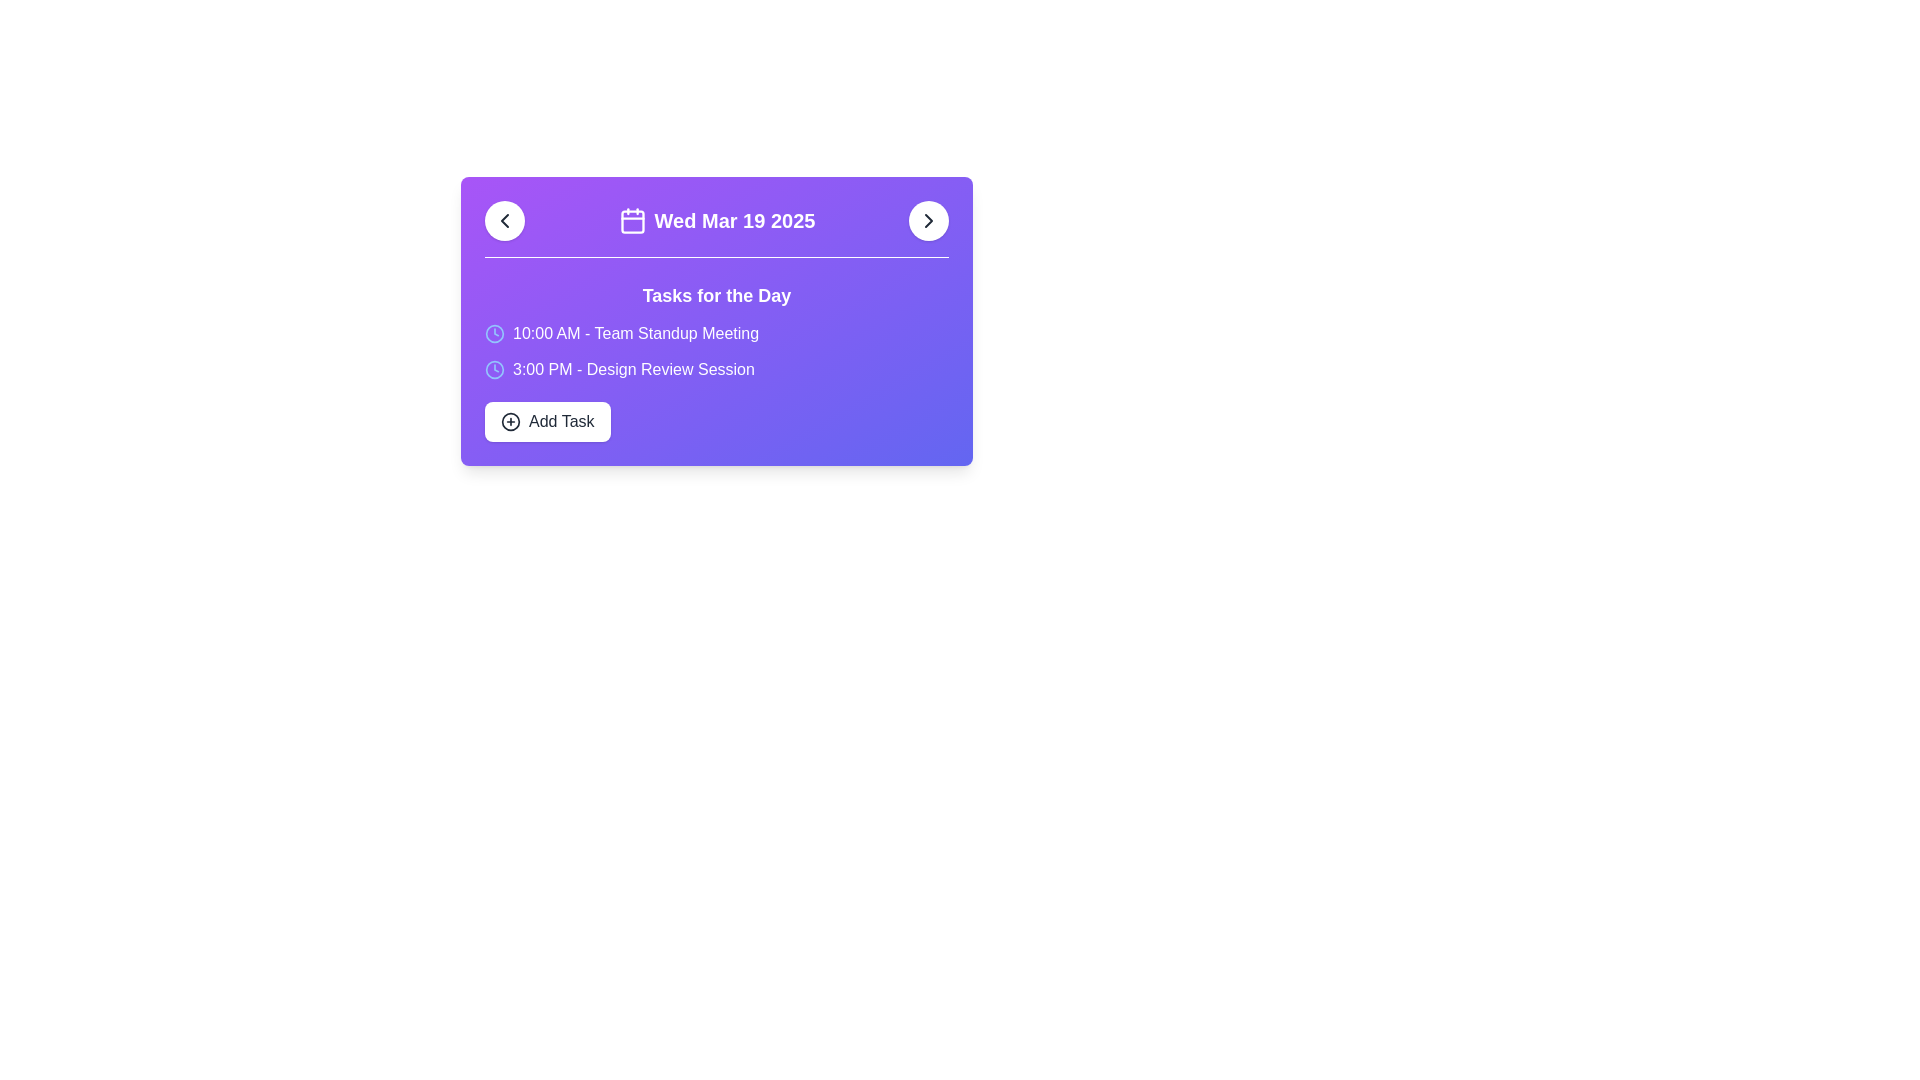 The width and height of the screenshot is (1920, 1080). Describe the element at coordinates (494, 370) in the screenshot. I see `the SVG circle that visually represents the boundary of the clock icon, located to the left of the text '10:00 AM - Team Standup Meeting'` at that location.